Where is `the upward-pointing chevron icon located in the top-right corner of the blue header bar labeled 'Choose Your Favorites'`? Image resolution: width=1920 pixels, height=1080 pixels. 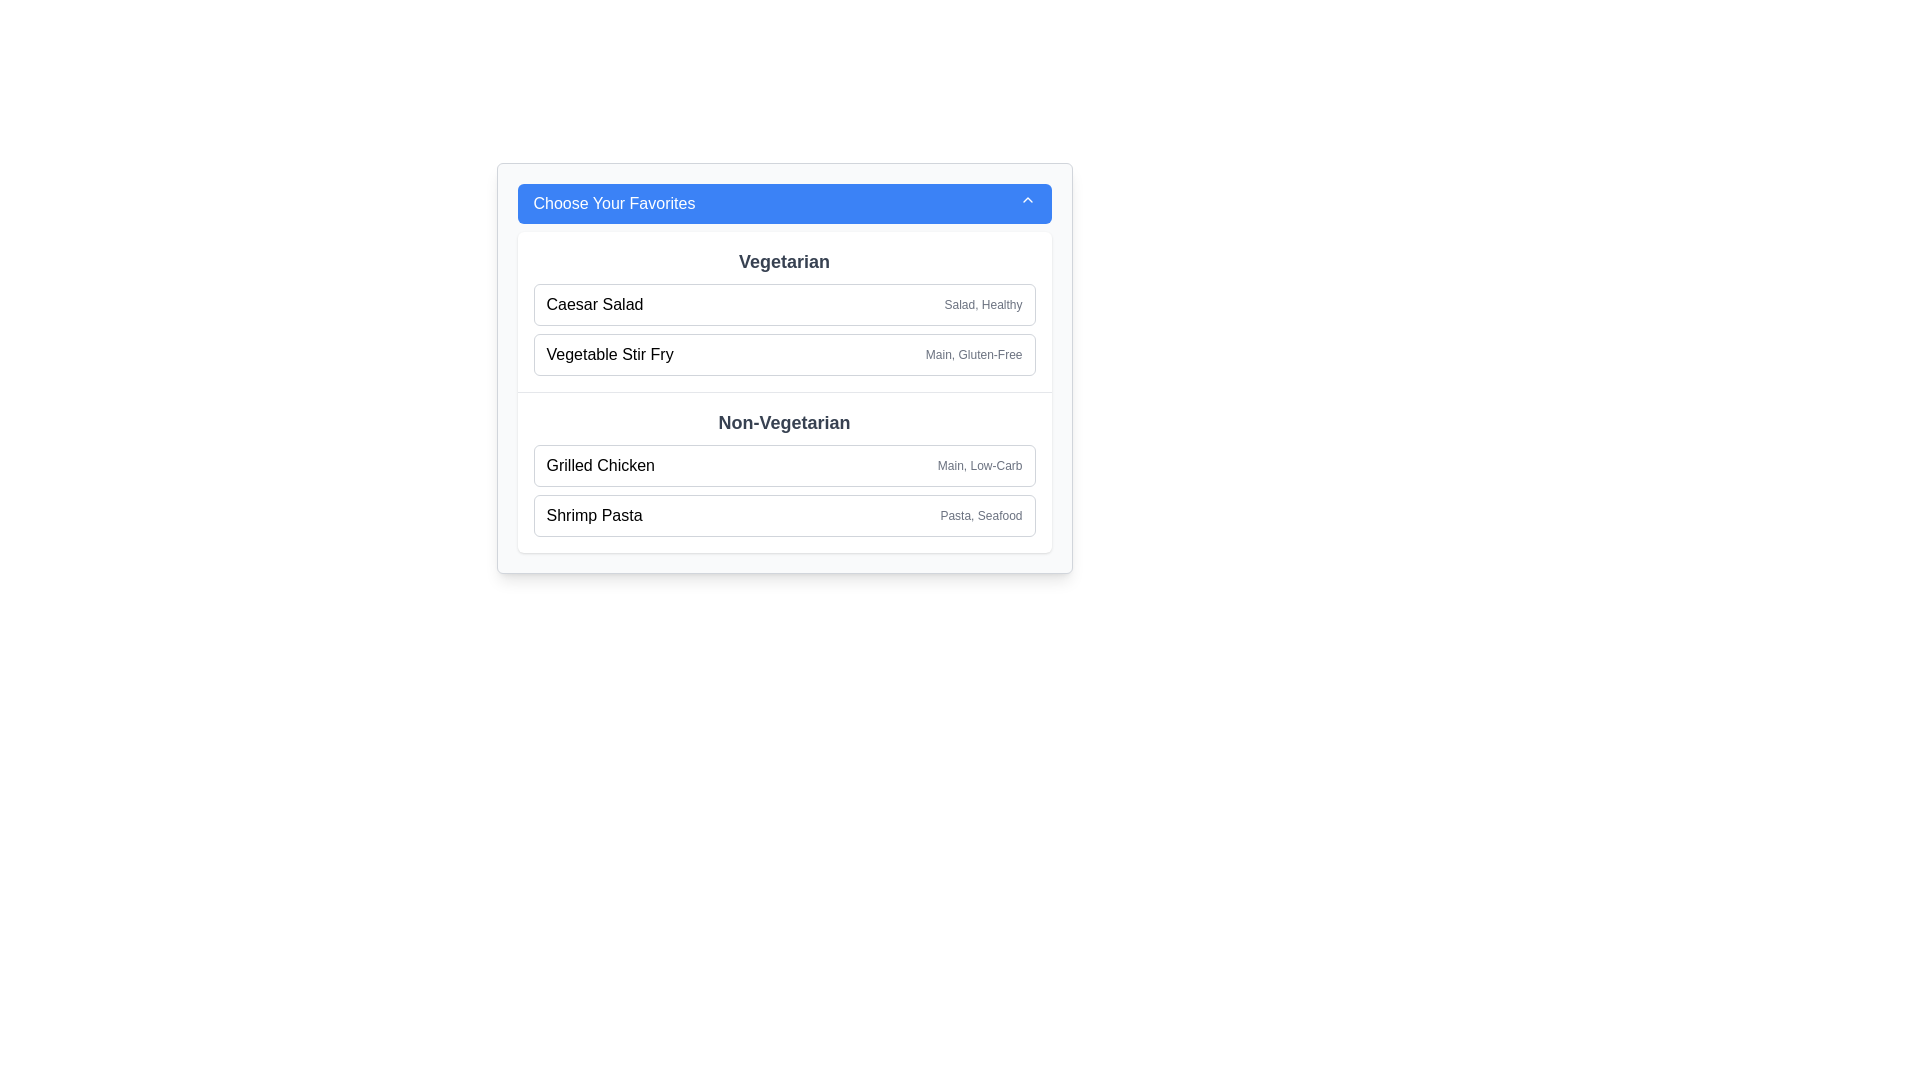
the upward-pointing chevron icon located in the top-right corner of the blue header bar labeled 'Choose Your Favorites' is located at coordinates (1027, 200).